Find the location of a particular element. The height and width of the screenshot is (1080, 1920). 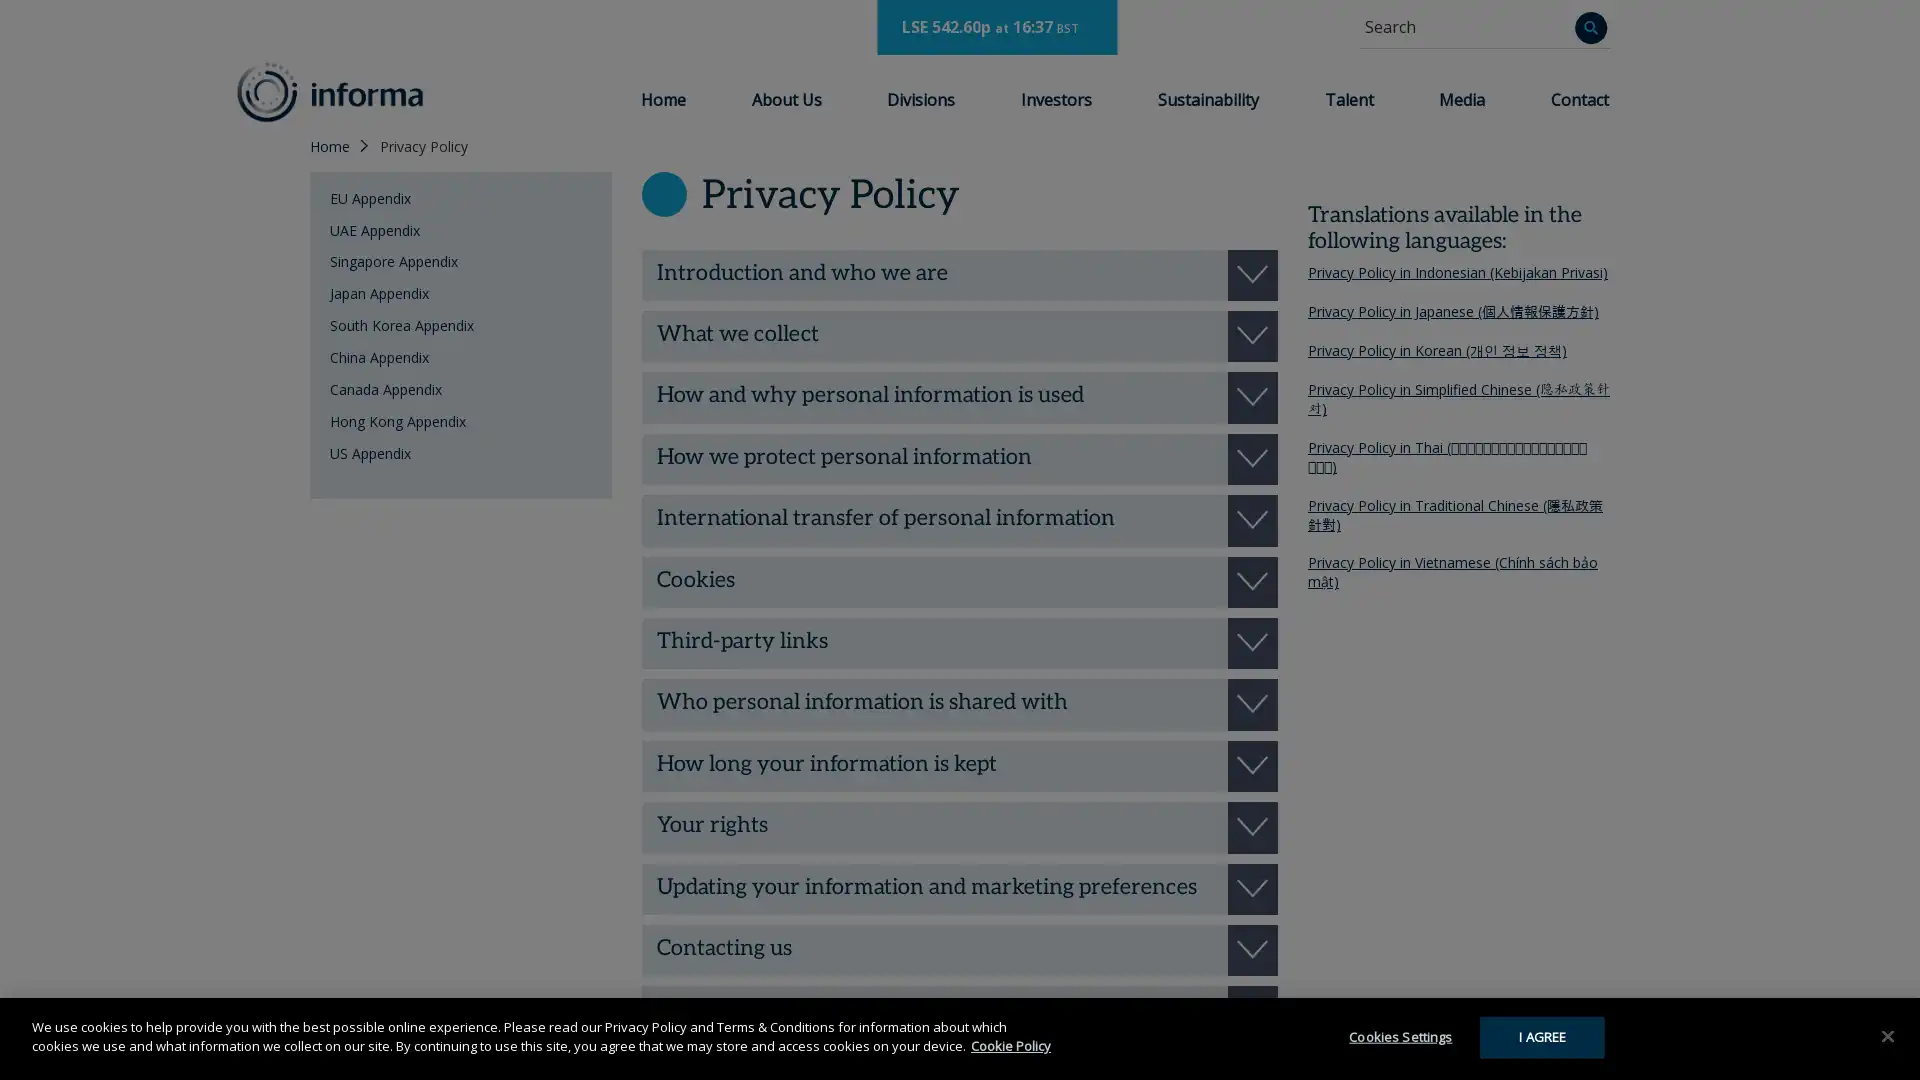

Close is located at coordinates (1886, 1035).